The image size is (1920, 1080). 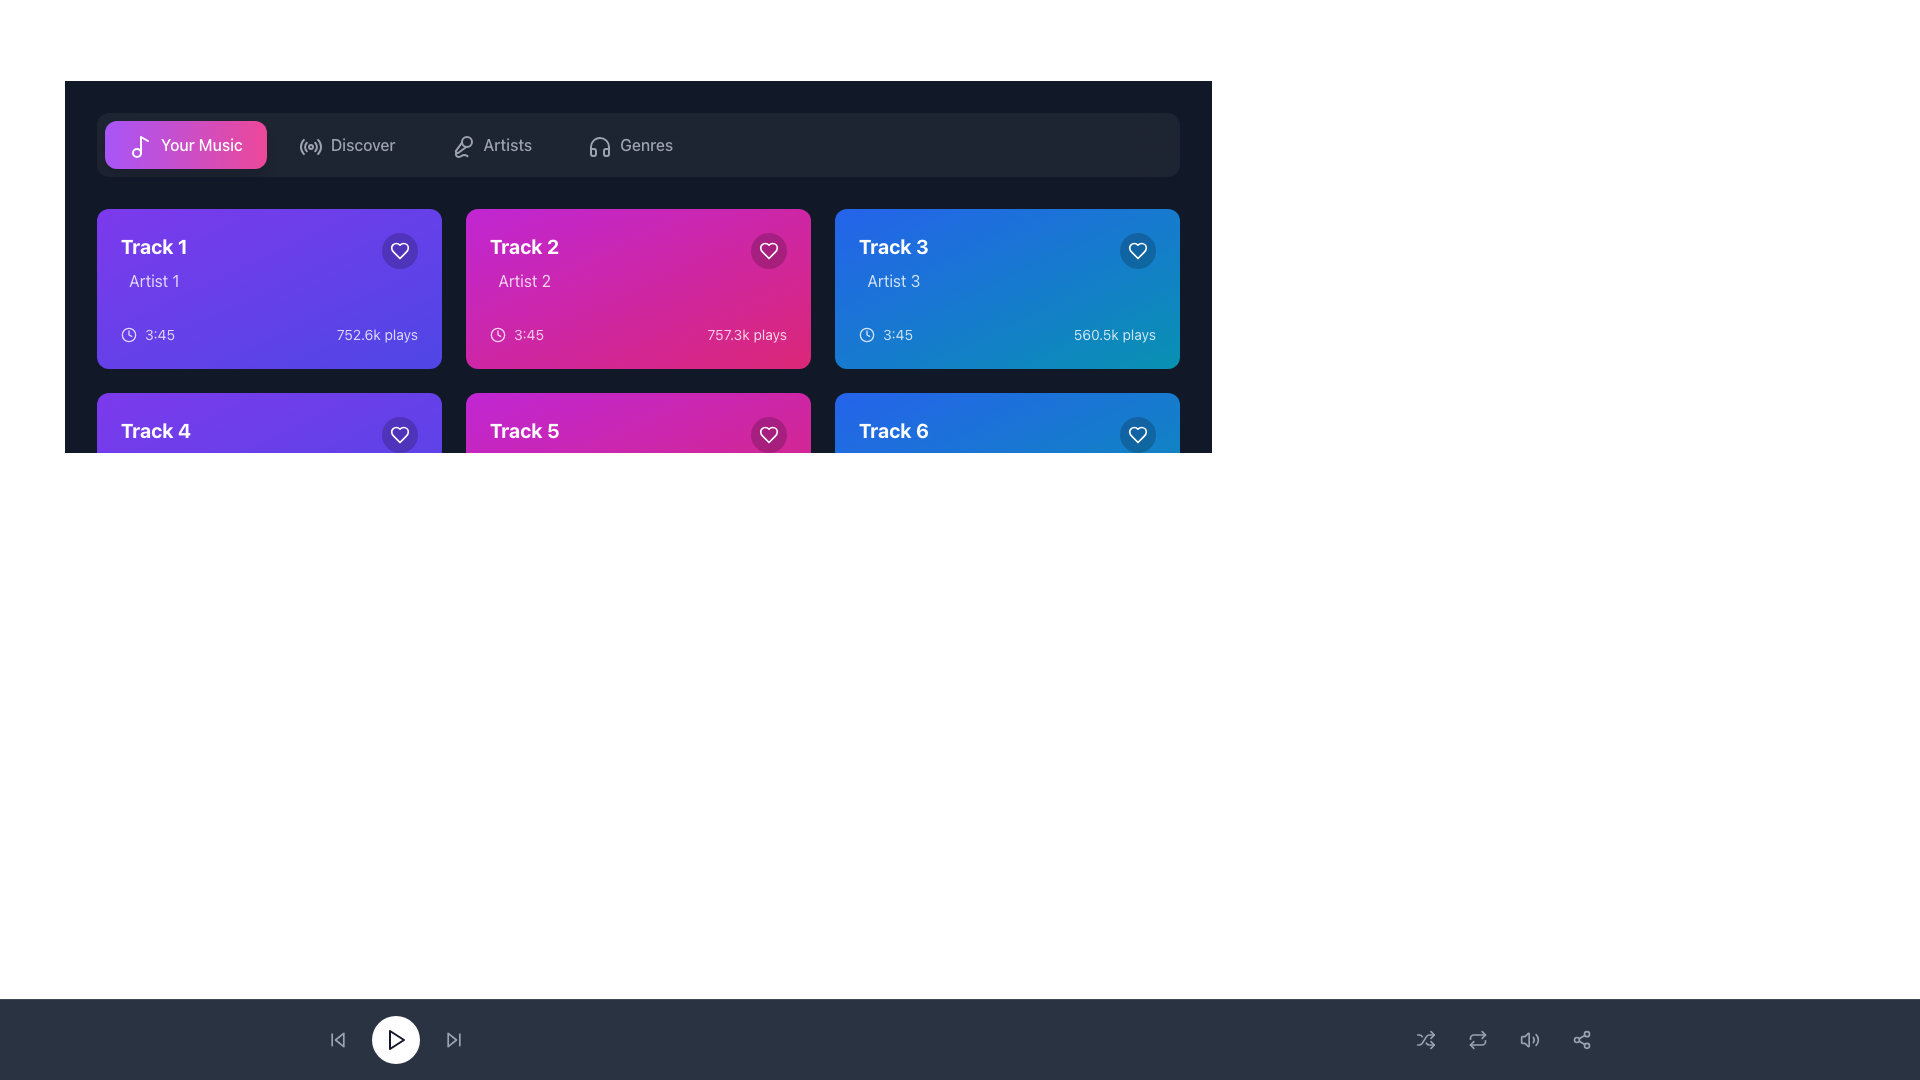 What do you see at coordinates (1137, 434) in the screenshot?
I see `the heart-shaped outline icon located in the upper-right corner of 'Track 6' to like or unlike the track` at bounding box center [1137, 434].